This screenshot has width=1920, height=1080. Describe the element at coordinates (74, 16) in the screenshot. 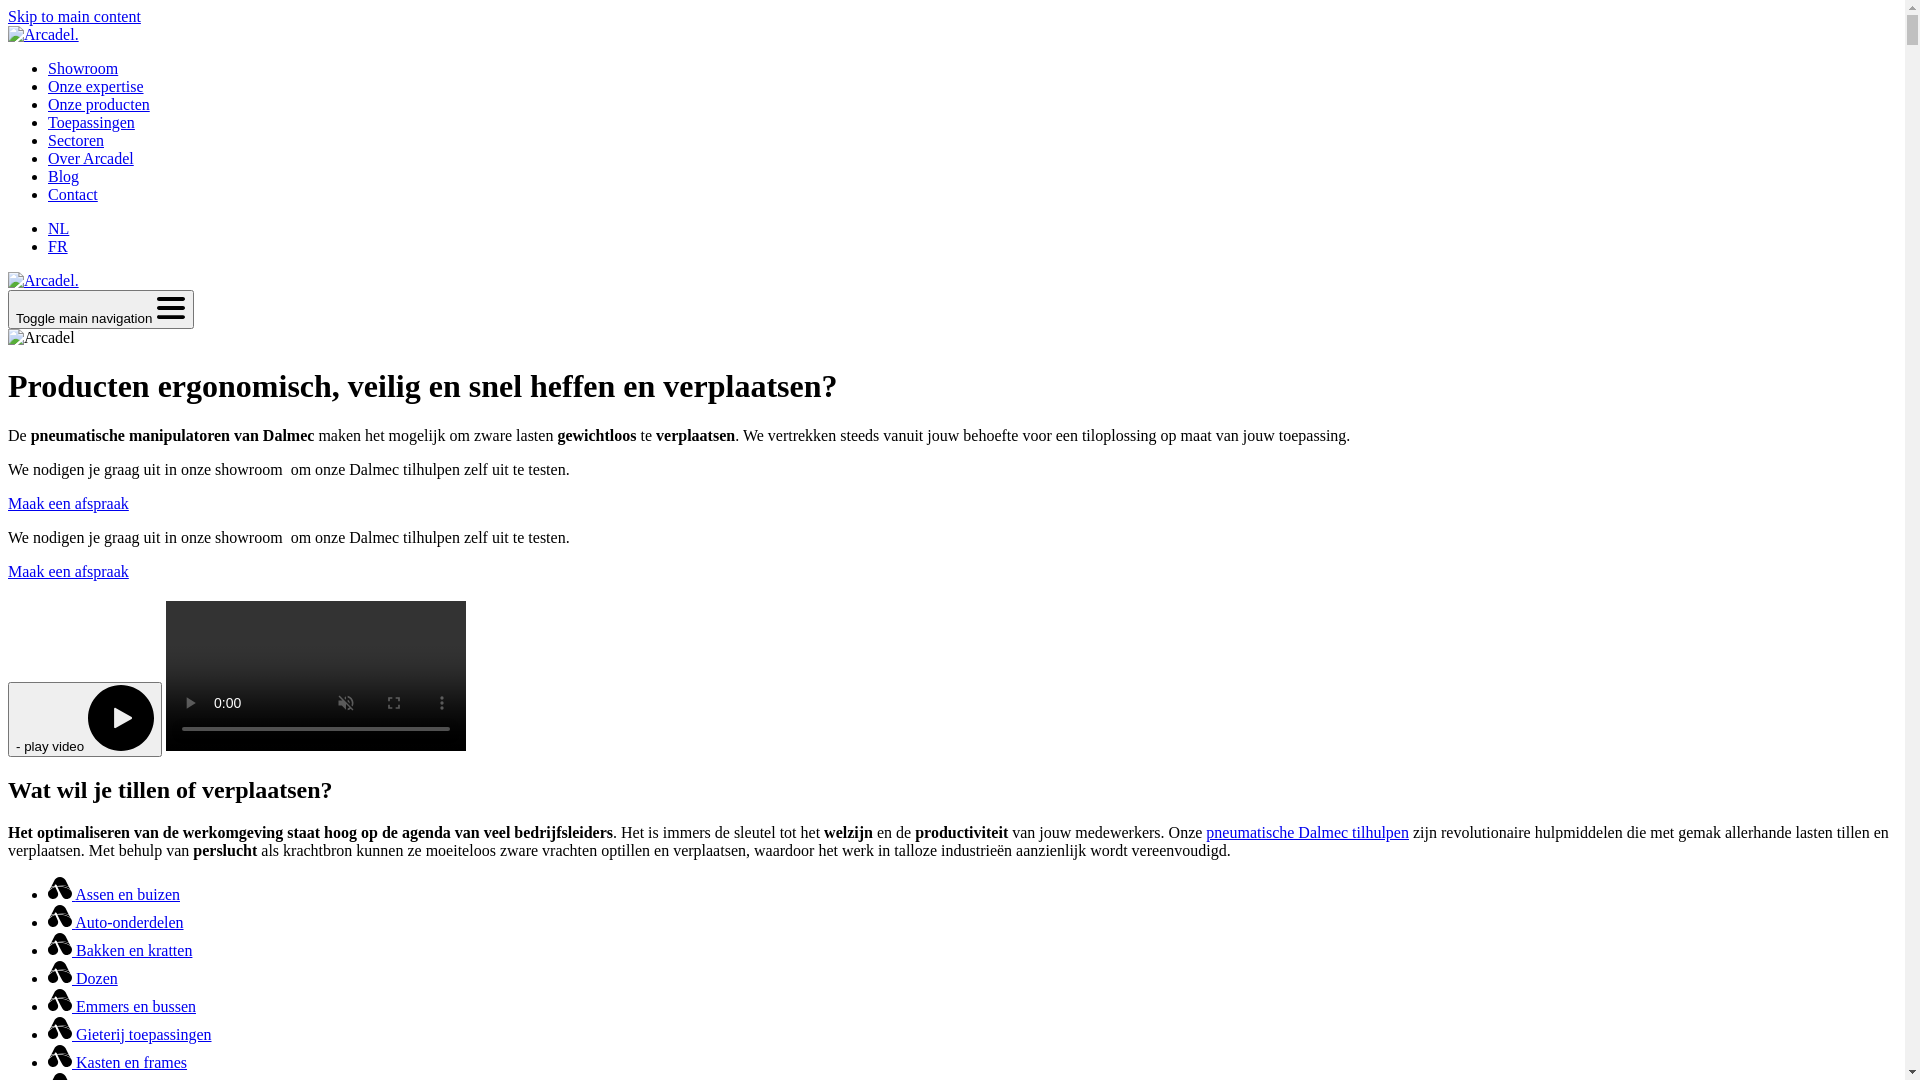

I see `'Skip to main content'` at that location.